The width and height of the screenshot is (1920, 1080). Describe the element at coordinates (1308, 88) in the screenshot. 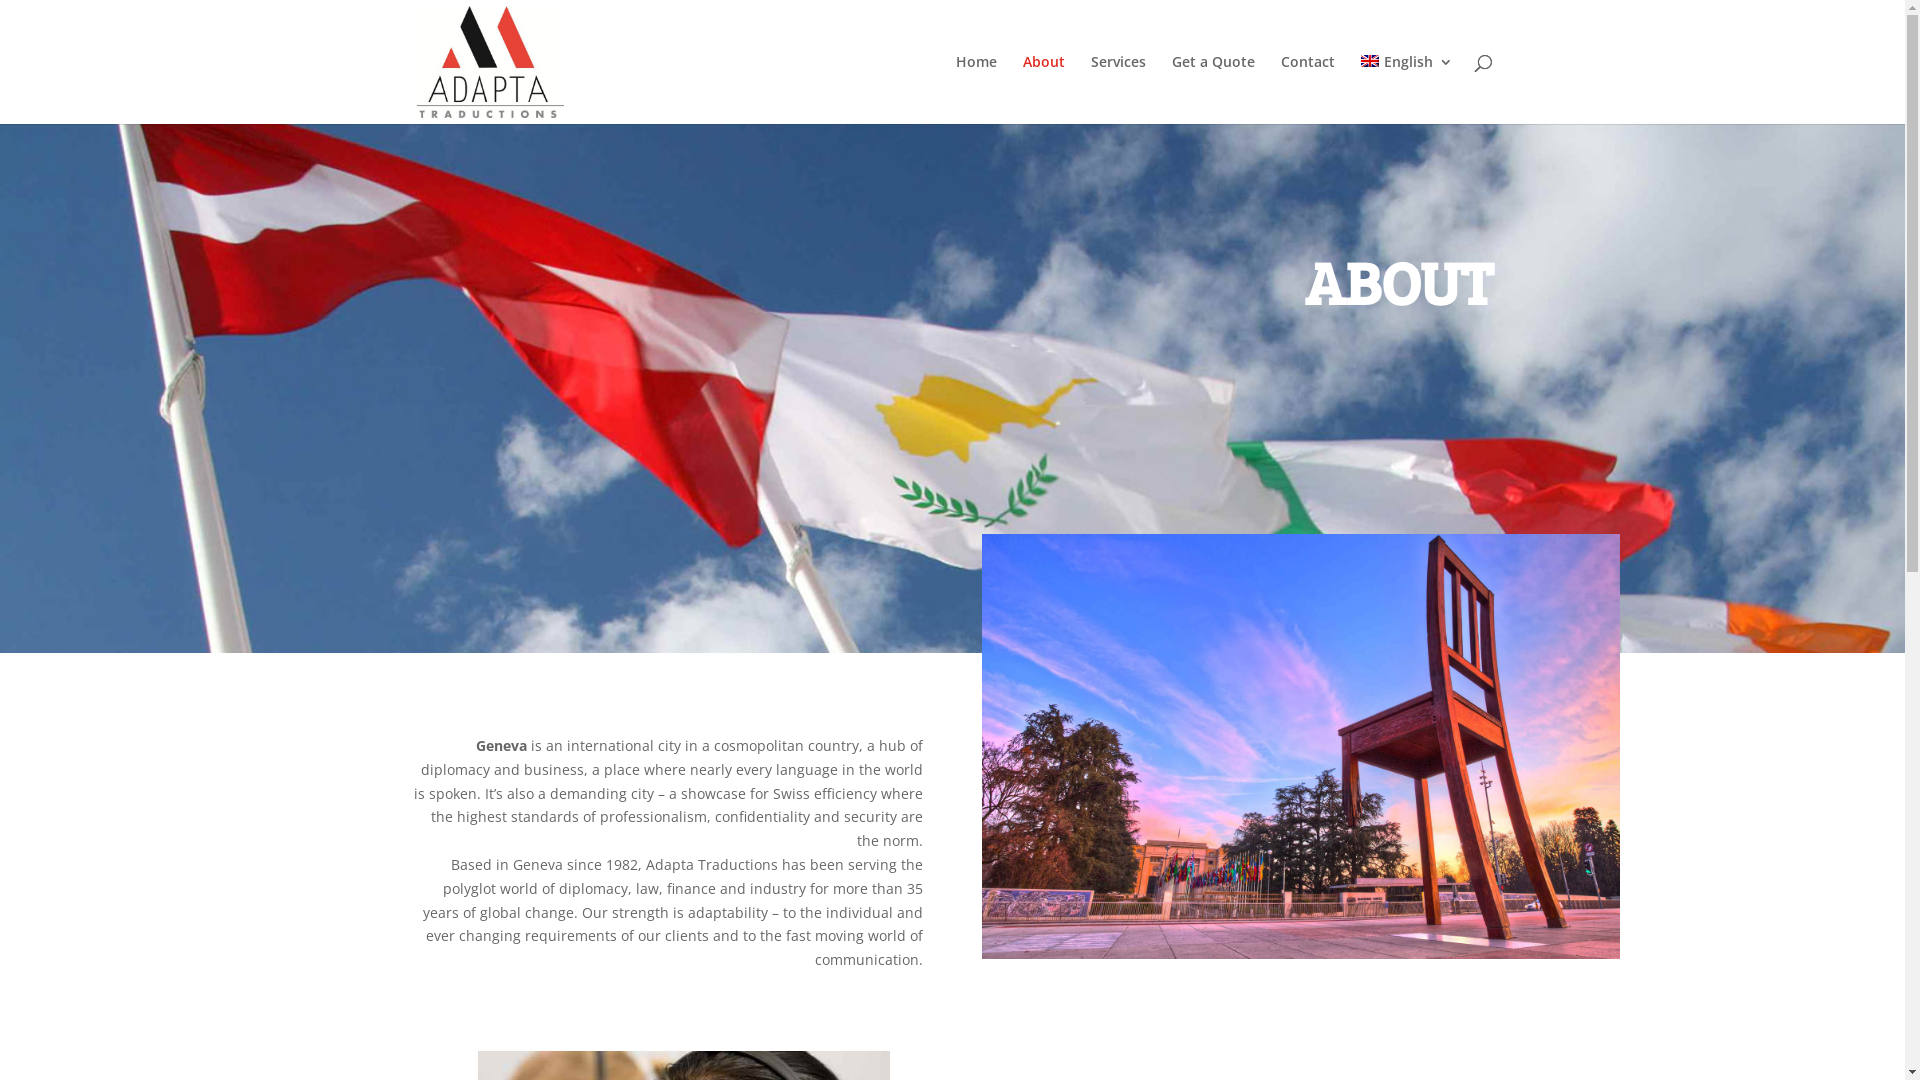

I see `'Contact'` at that location.